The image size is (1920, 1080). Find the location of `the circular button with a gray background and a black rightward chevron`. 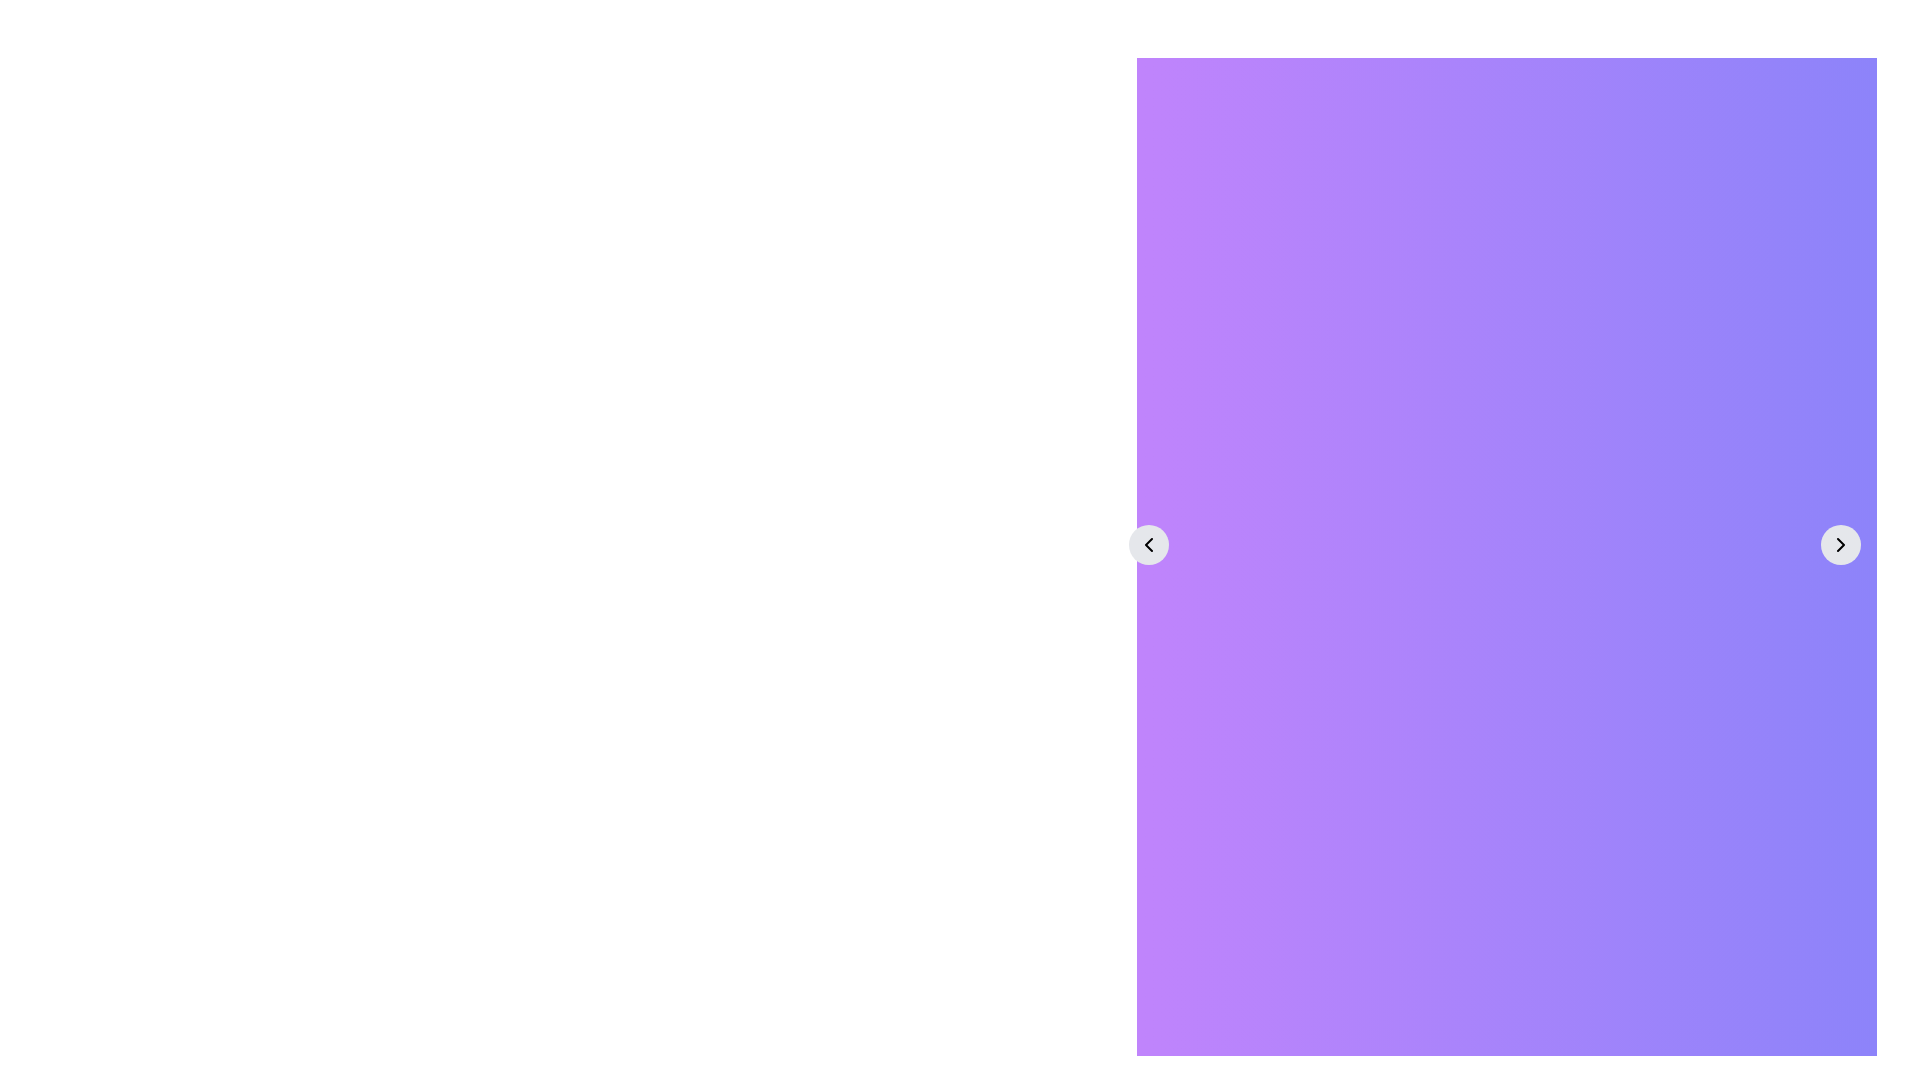

the circular button with a gray background and a black rightward chevron is located at coordinates (1840, 544).